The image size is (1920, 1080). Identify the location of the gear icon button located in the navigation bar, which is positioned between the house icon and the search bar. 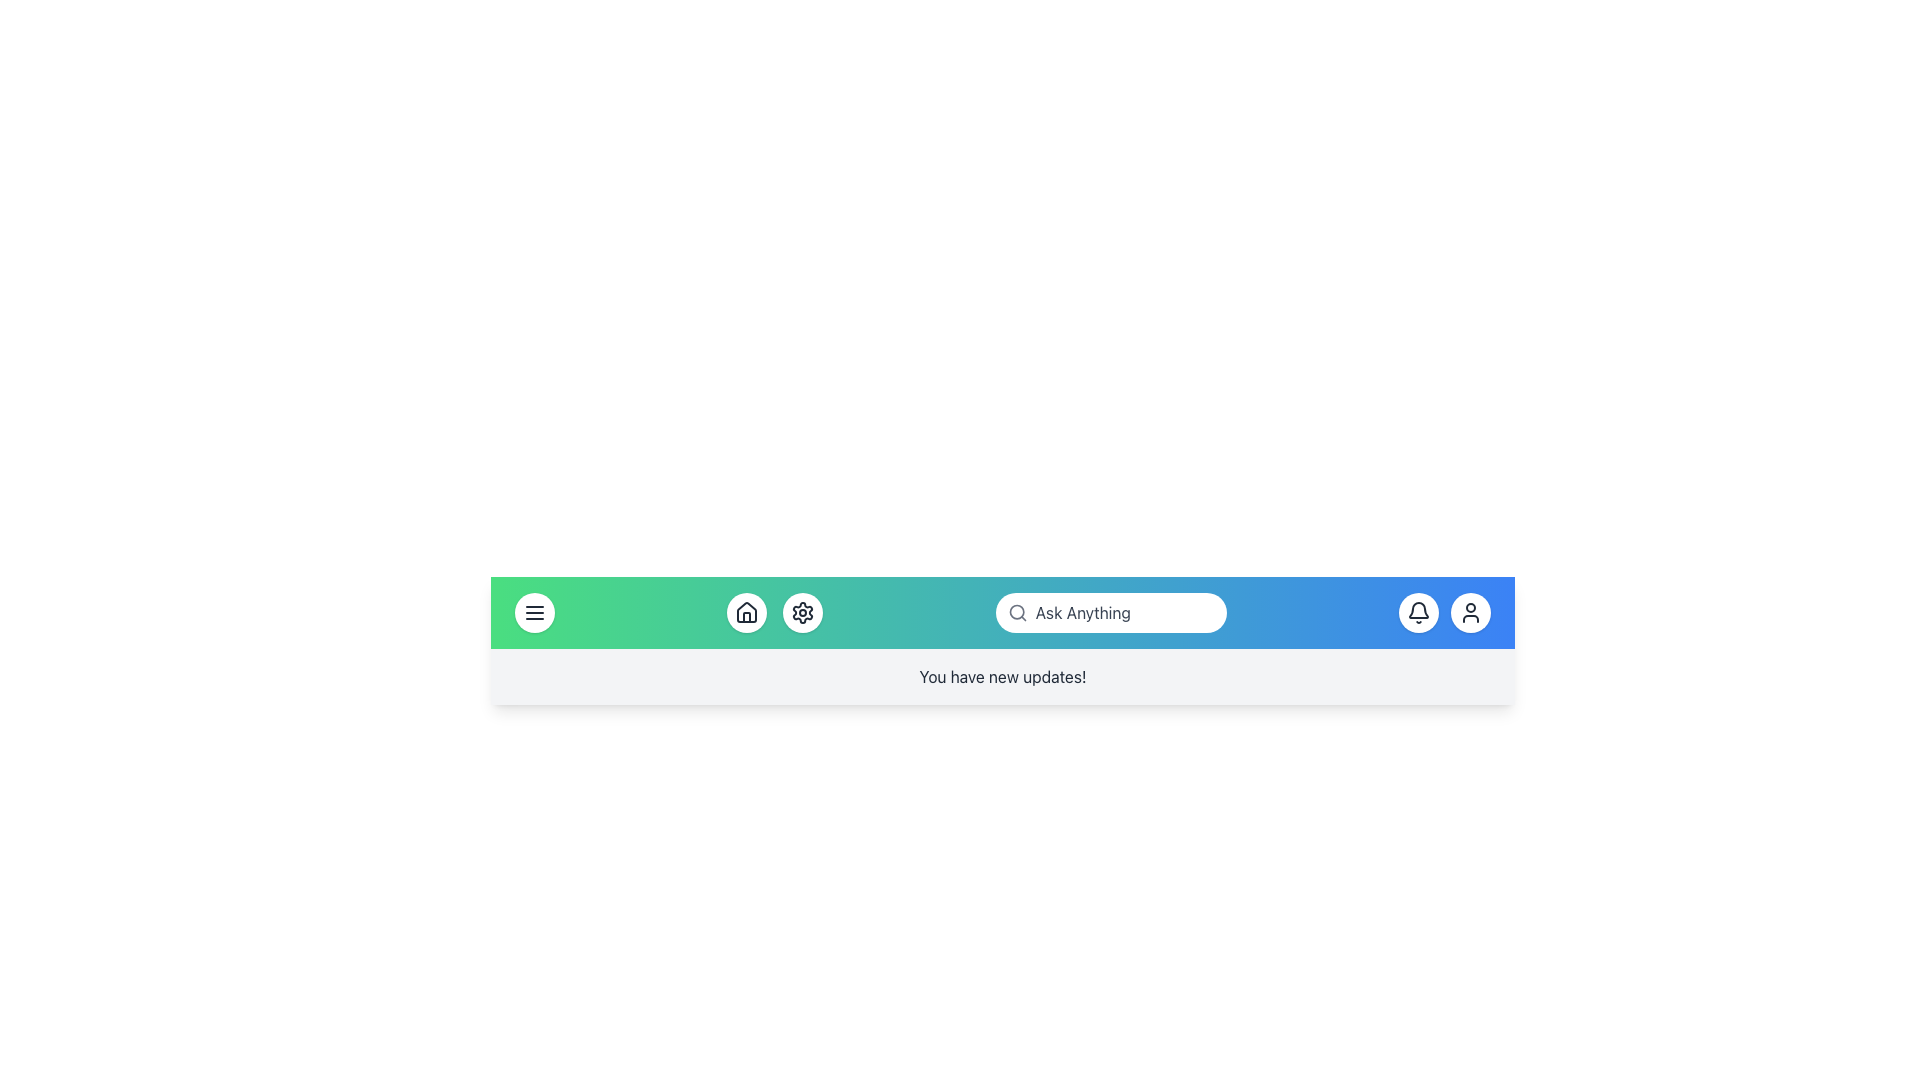
(803, 612).